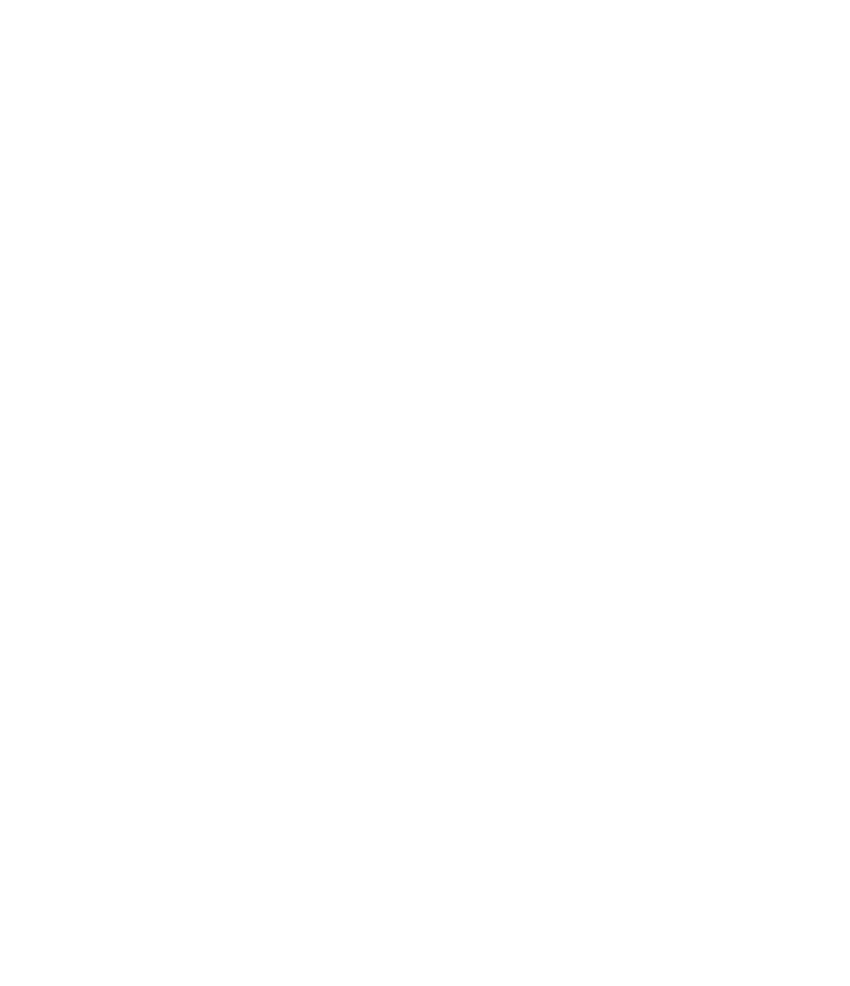  Describe the element at coordinates (604, 747) in the screenshot. I see `'A true adventure'` at that location.